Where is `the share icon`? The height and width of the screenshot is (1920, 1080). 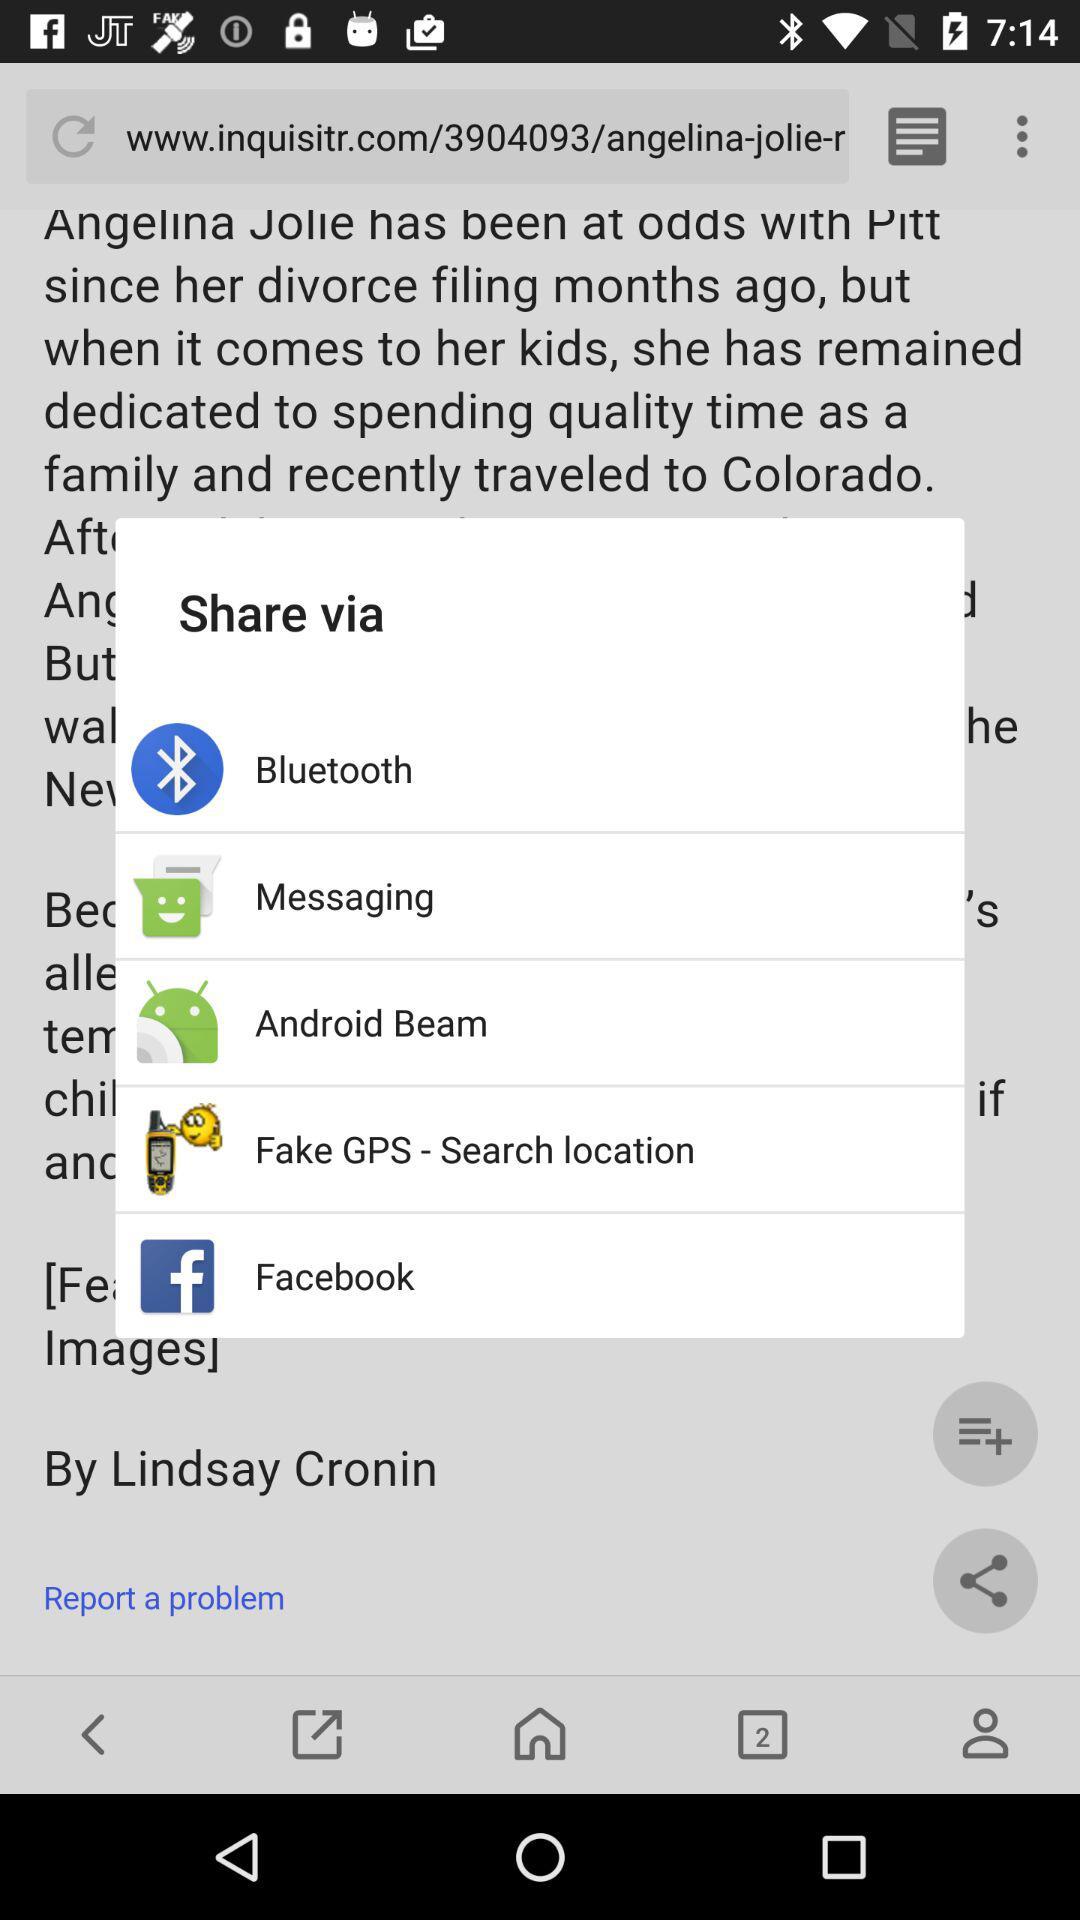
the share icon is located at coordinates (984, 1579).